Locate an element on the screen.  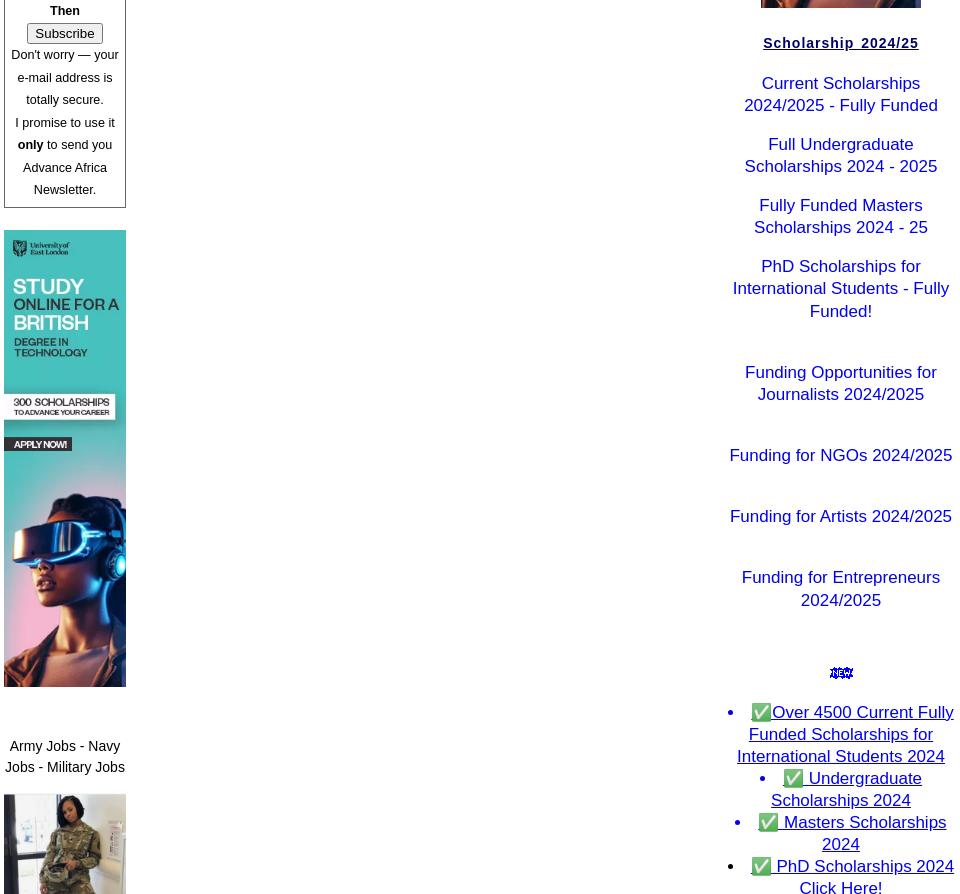
'Funding for NGOs 2024/2025' is located at coordinates (840, 455).